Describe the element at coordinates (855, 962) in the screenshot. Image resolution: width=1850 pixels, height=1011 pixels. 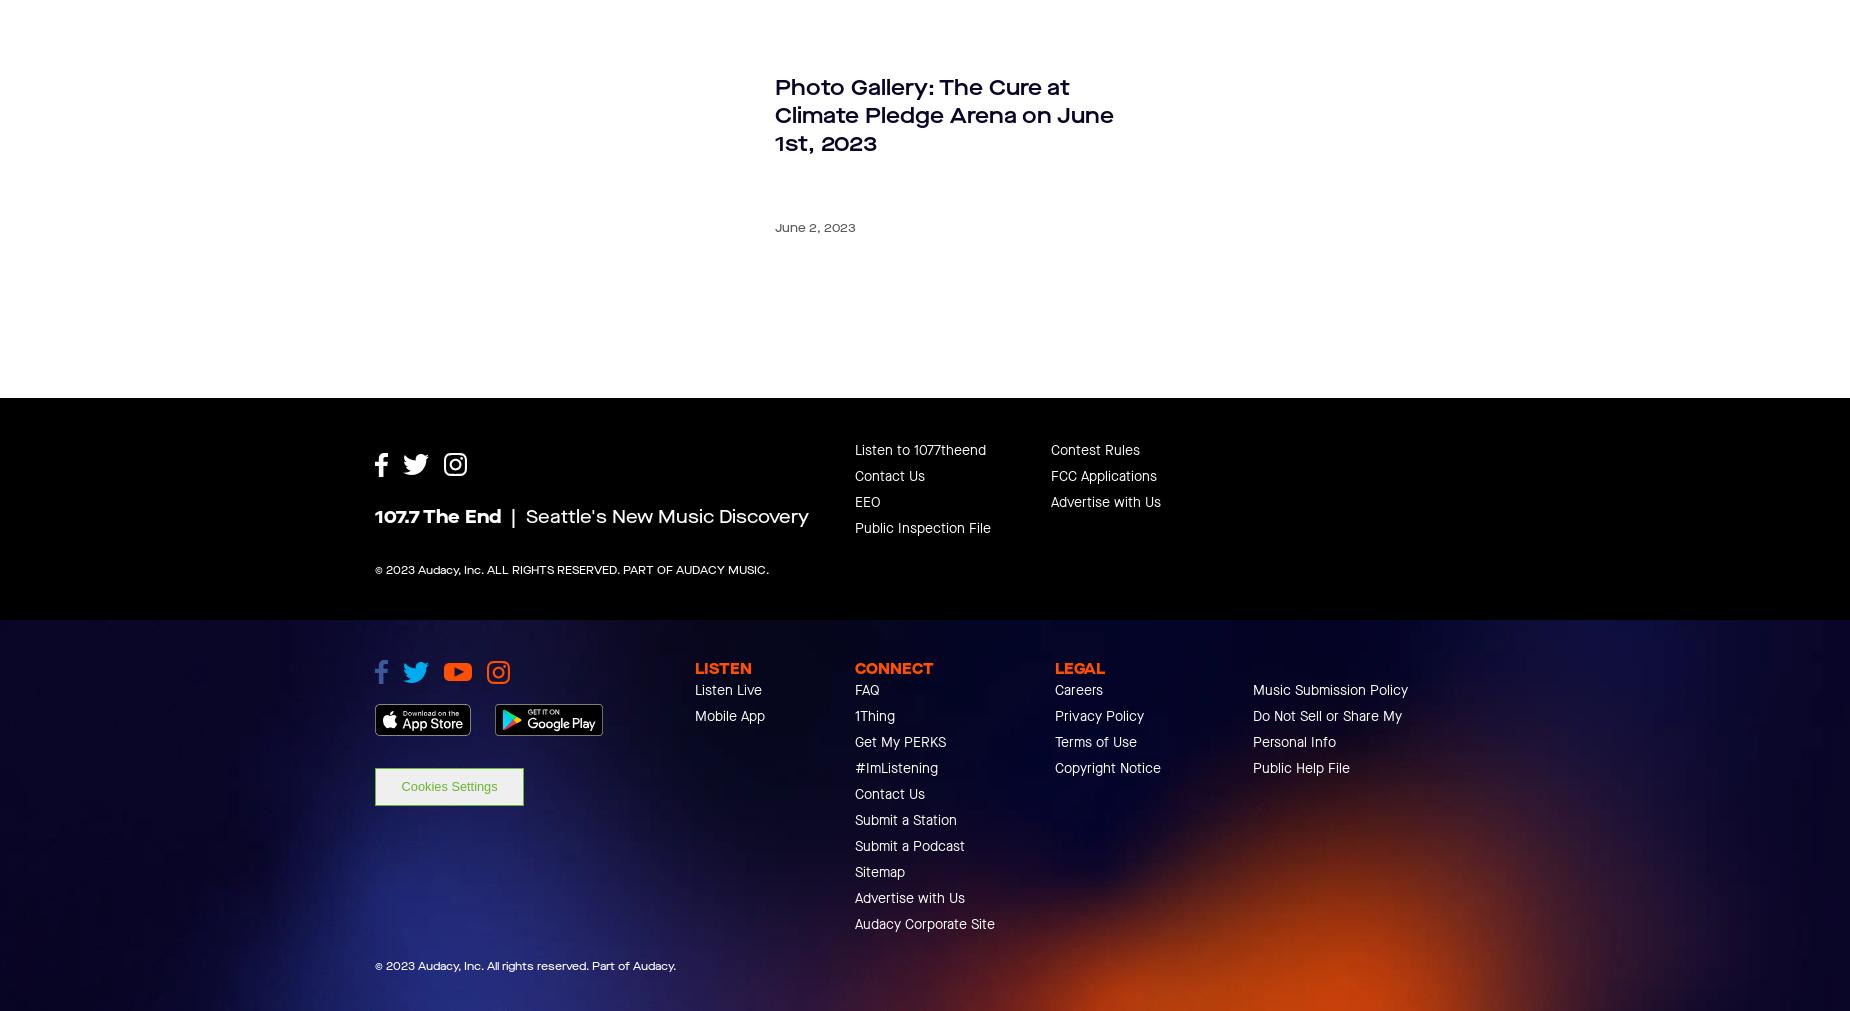
I see `'Sitemap'` at that location.